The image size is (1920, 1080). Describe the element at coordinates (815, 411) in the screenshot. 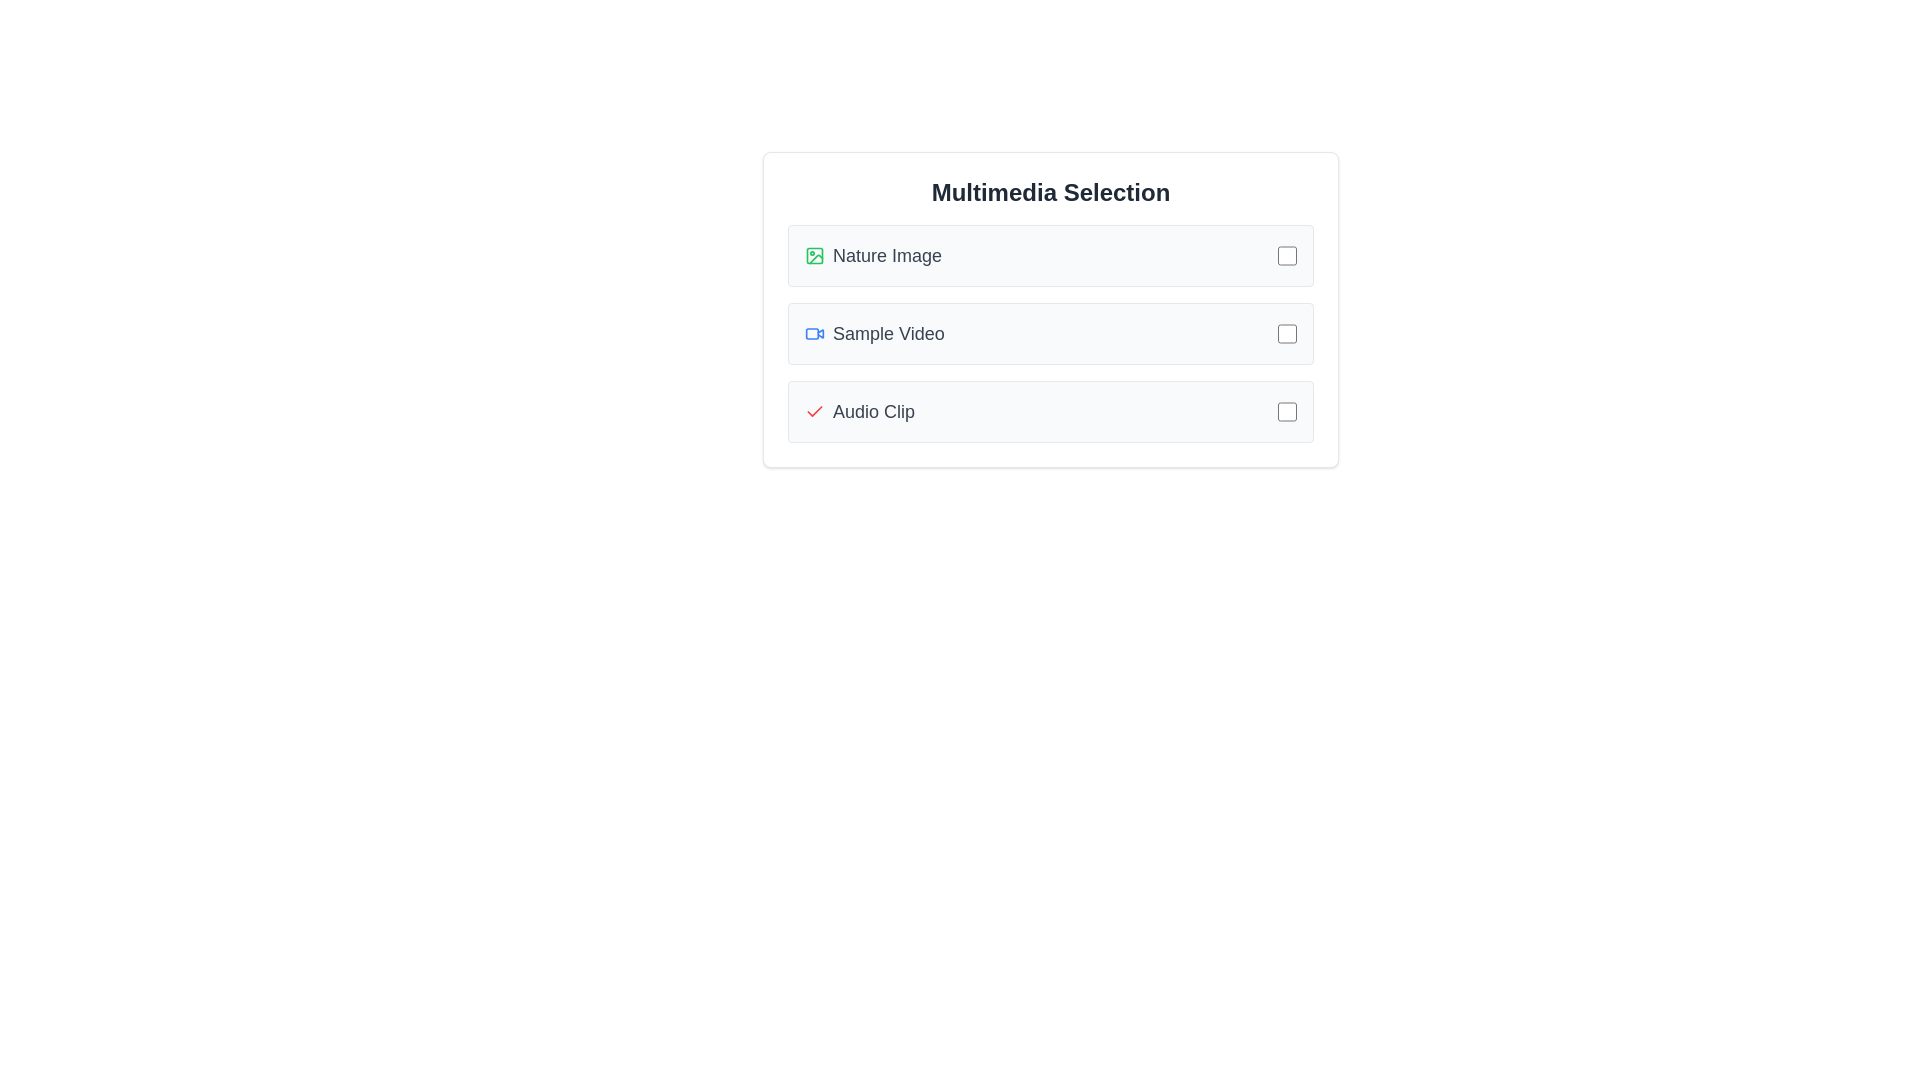

I see `the red checkmark icon indicating selection, which is positioned to the left of the 'Audio Clip' text label` at that location.